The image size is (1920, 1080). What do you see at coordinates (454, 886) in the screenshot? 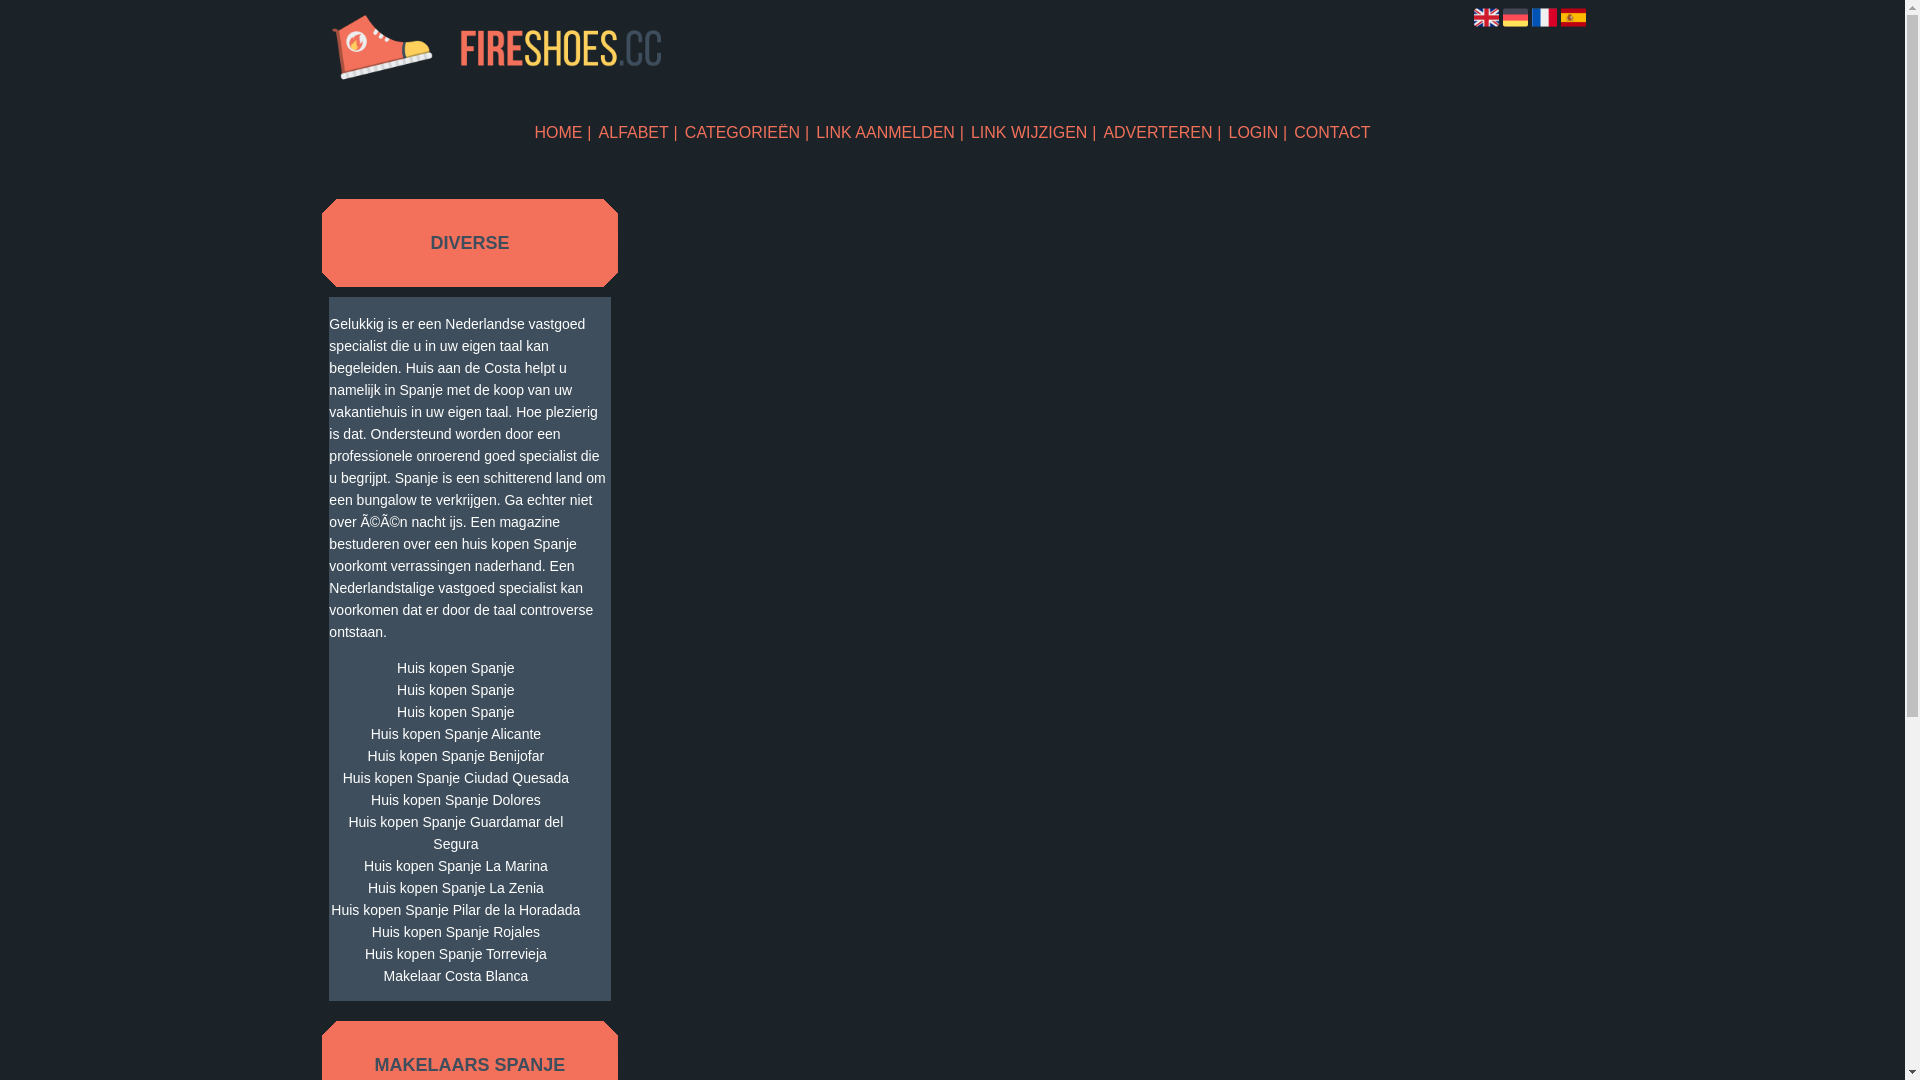
I see `'Huis kopen Spanje La Zenia'` at bounding box center [454, 886].